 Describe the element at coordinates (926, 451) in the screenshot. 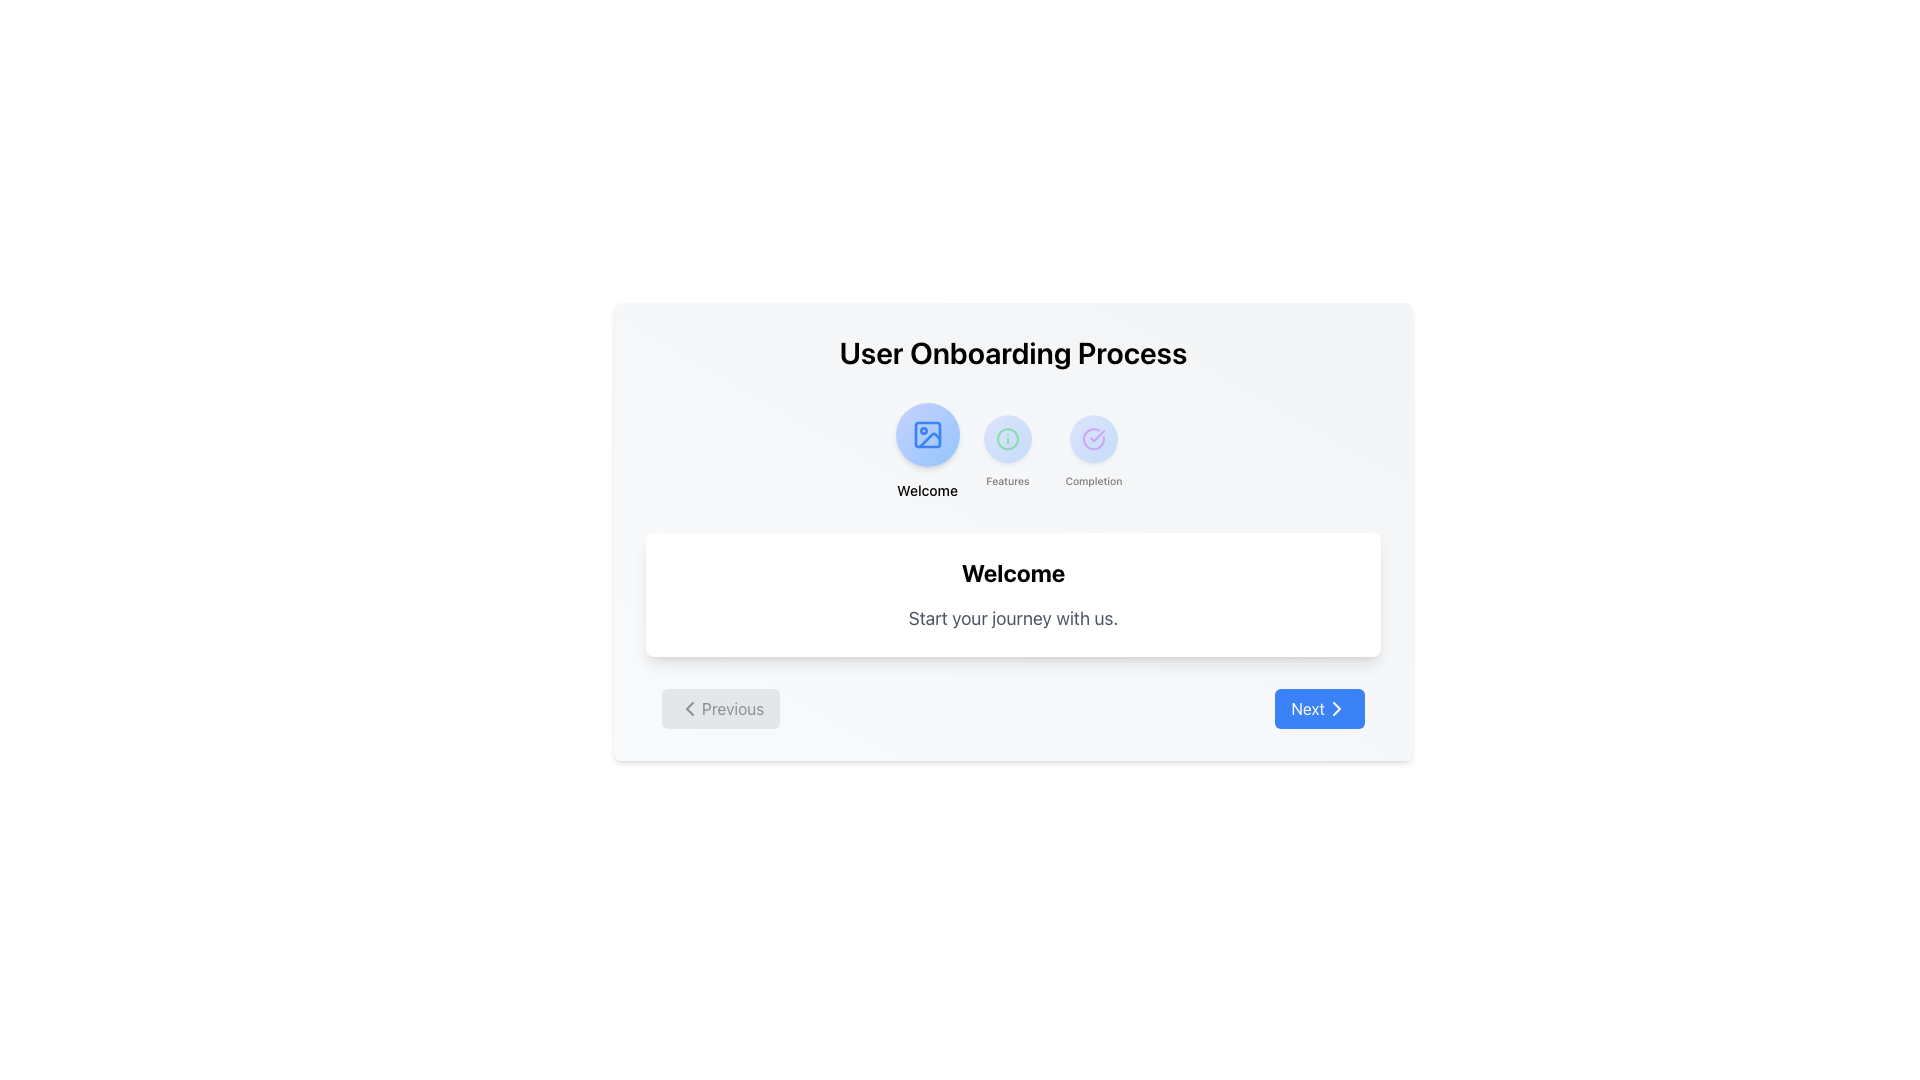

I see `the first Clickable Navigation Item labeled 'Welcome', which features a circular gradient background and an image icon` at that location.